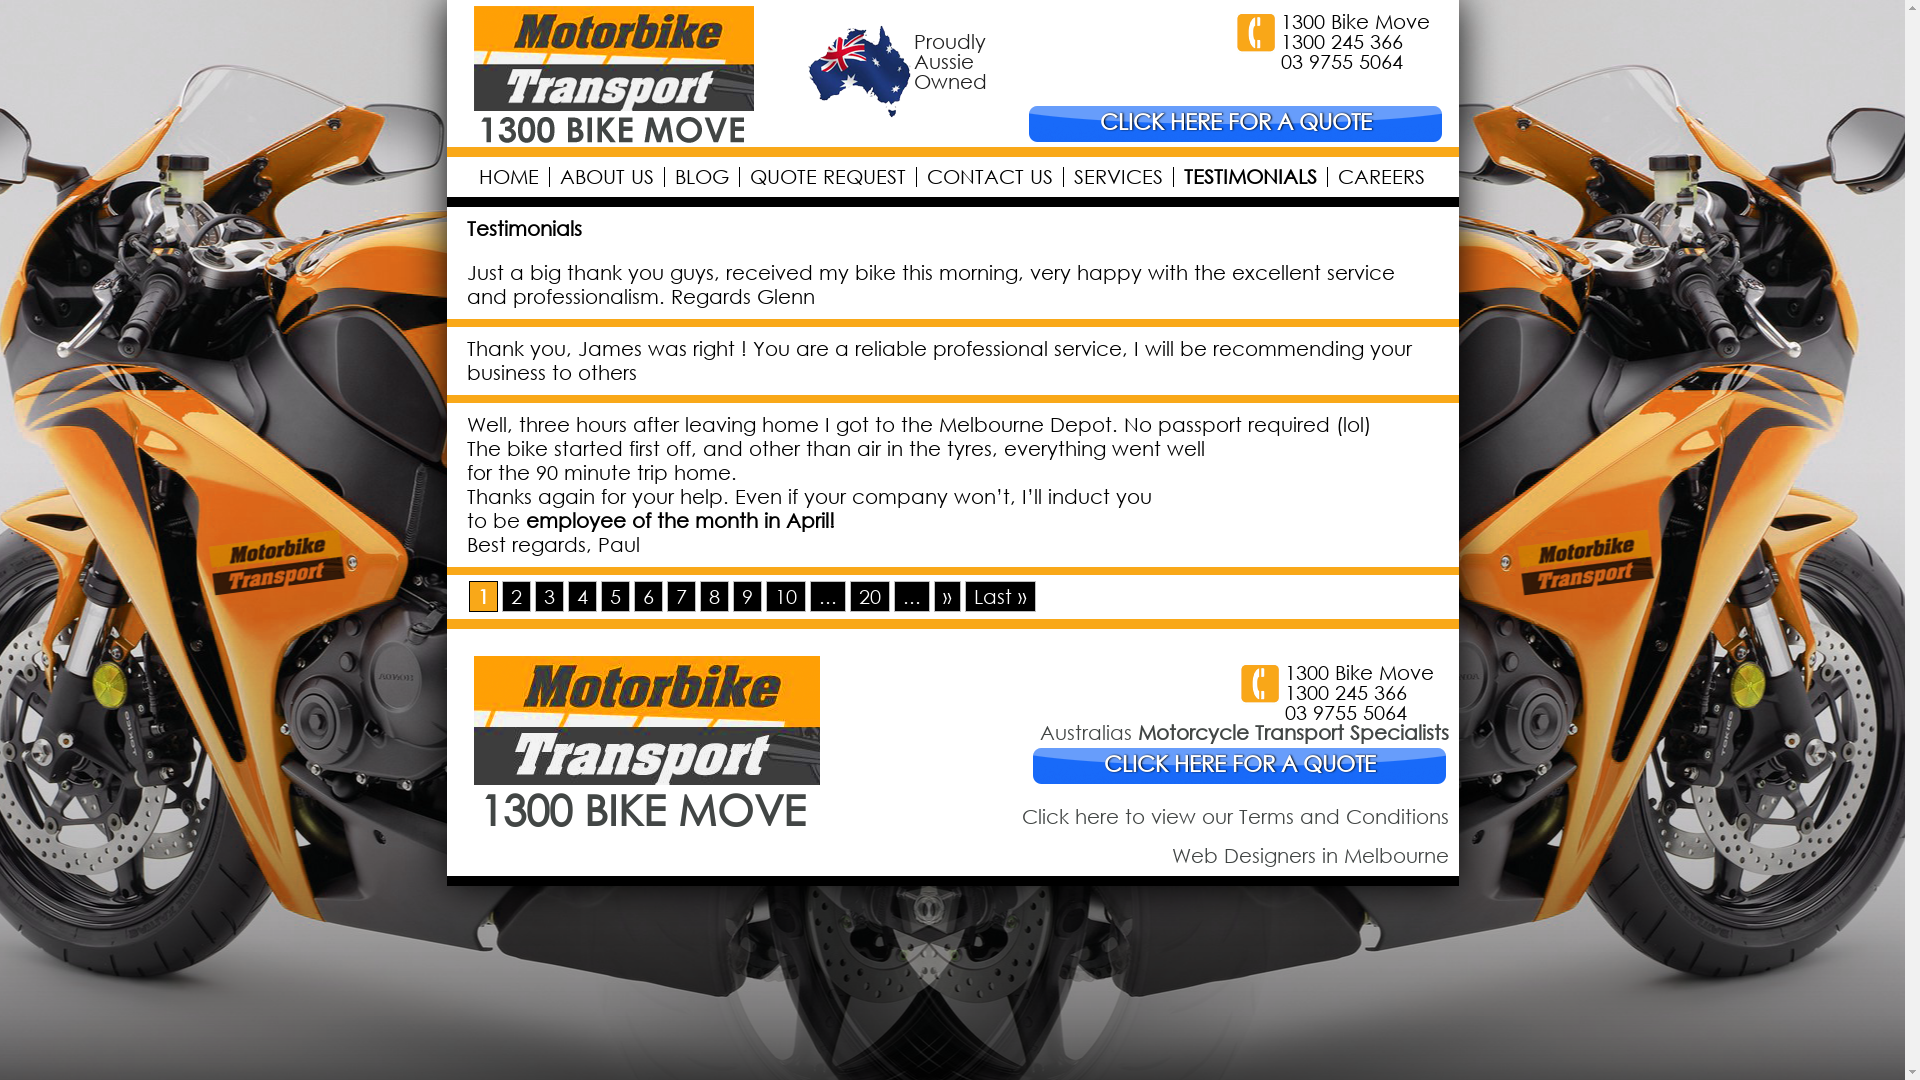 The height and width of the screenshot is (1080, 1920). Describe the element at coordinates (599, 595) in the screenshot. I see `'5'` at that location.